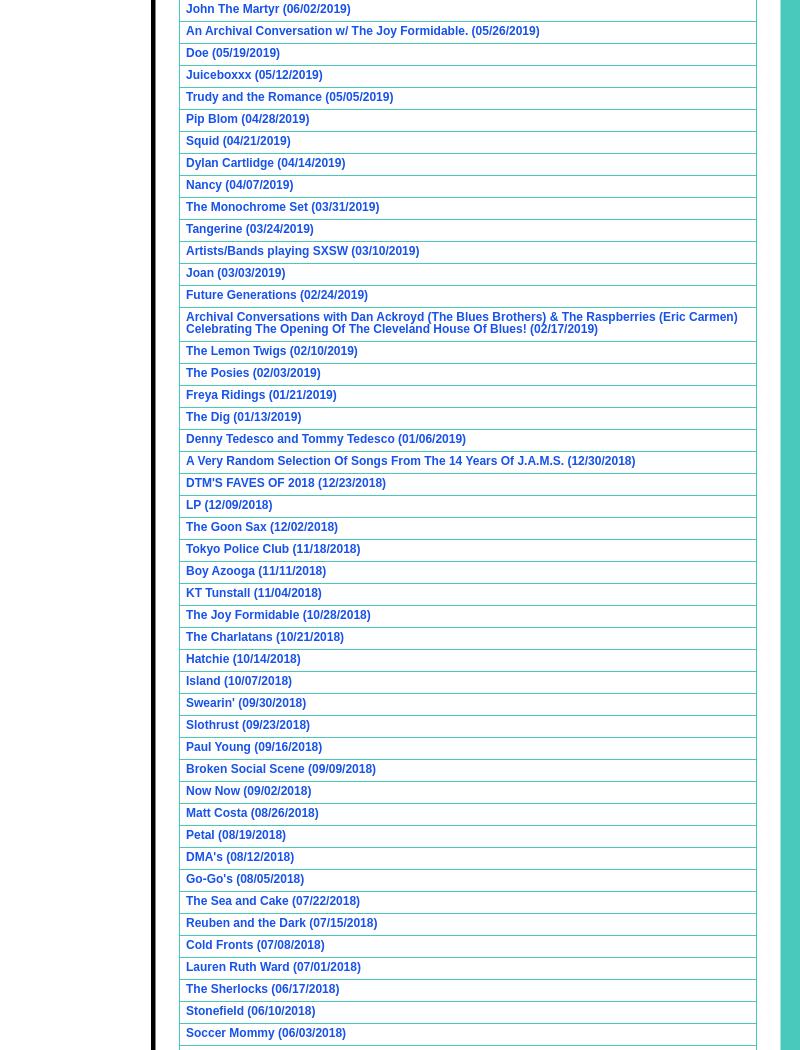  I want to click on 'Now Now   (09/02/2018)', so click(247, 789).